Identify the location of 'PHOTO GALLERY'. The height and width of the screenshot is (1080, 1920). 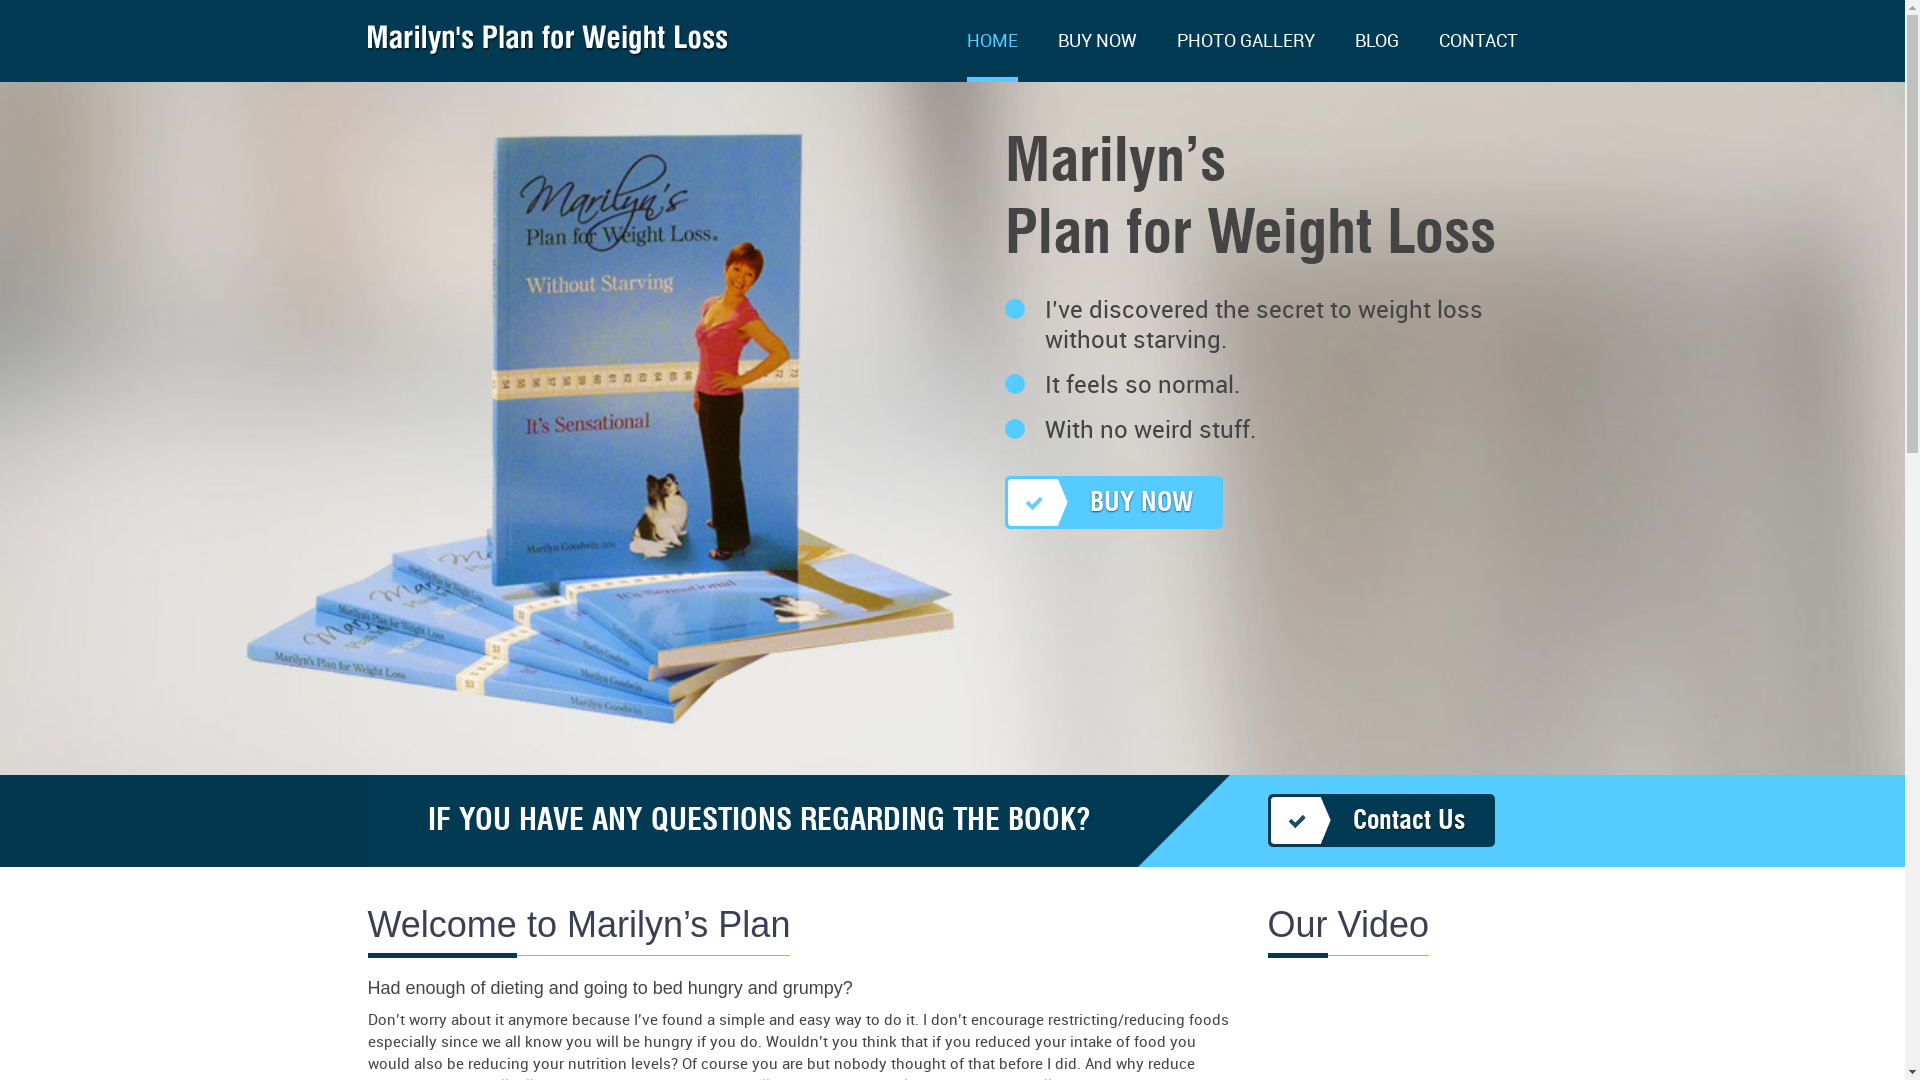
(1243, 56).